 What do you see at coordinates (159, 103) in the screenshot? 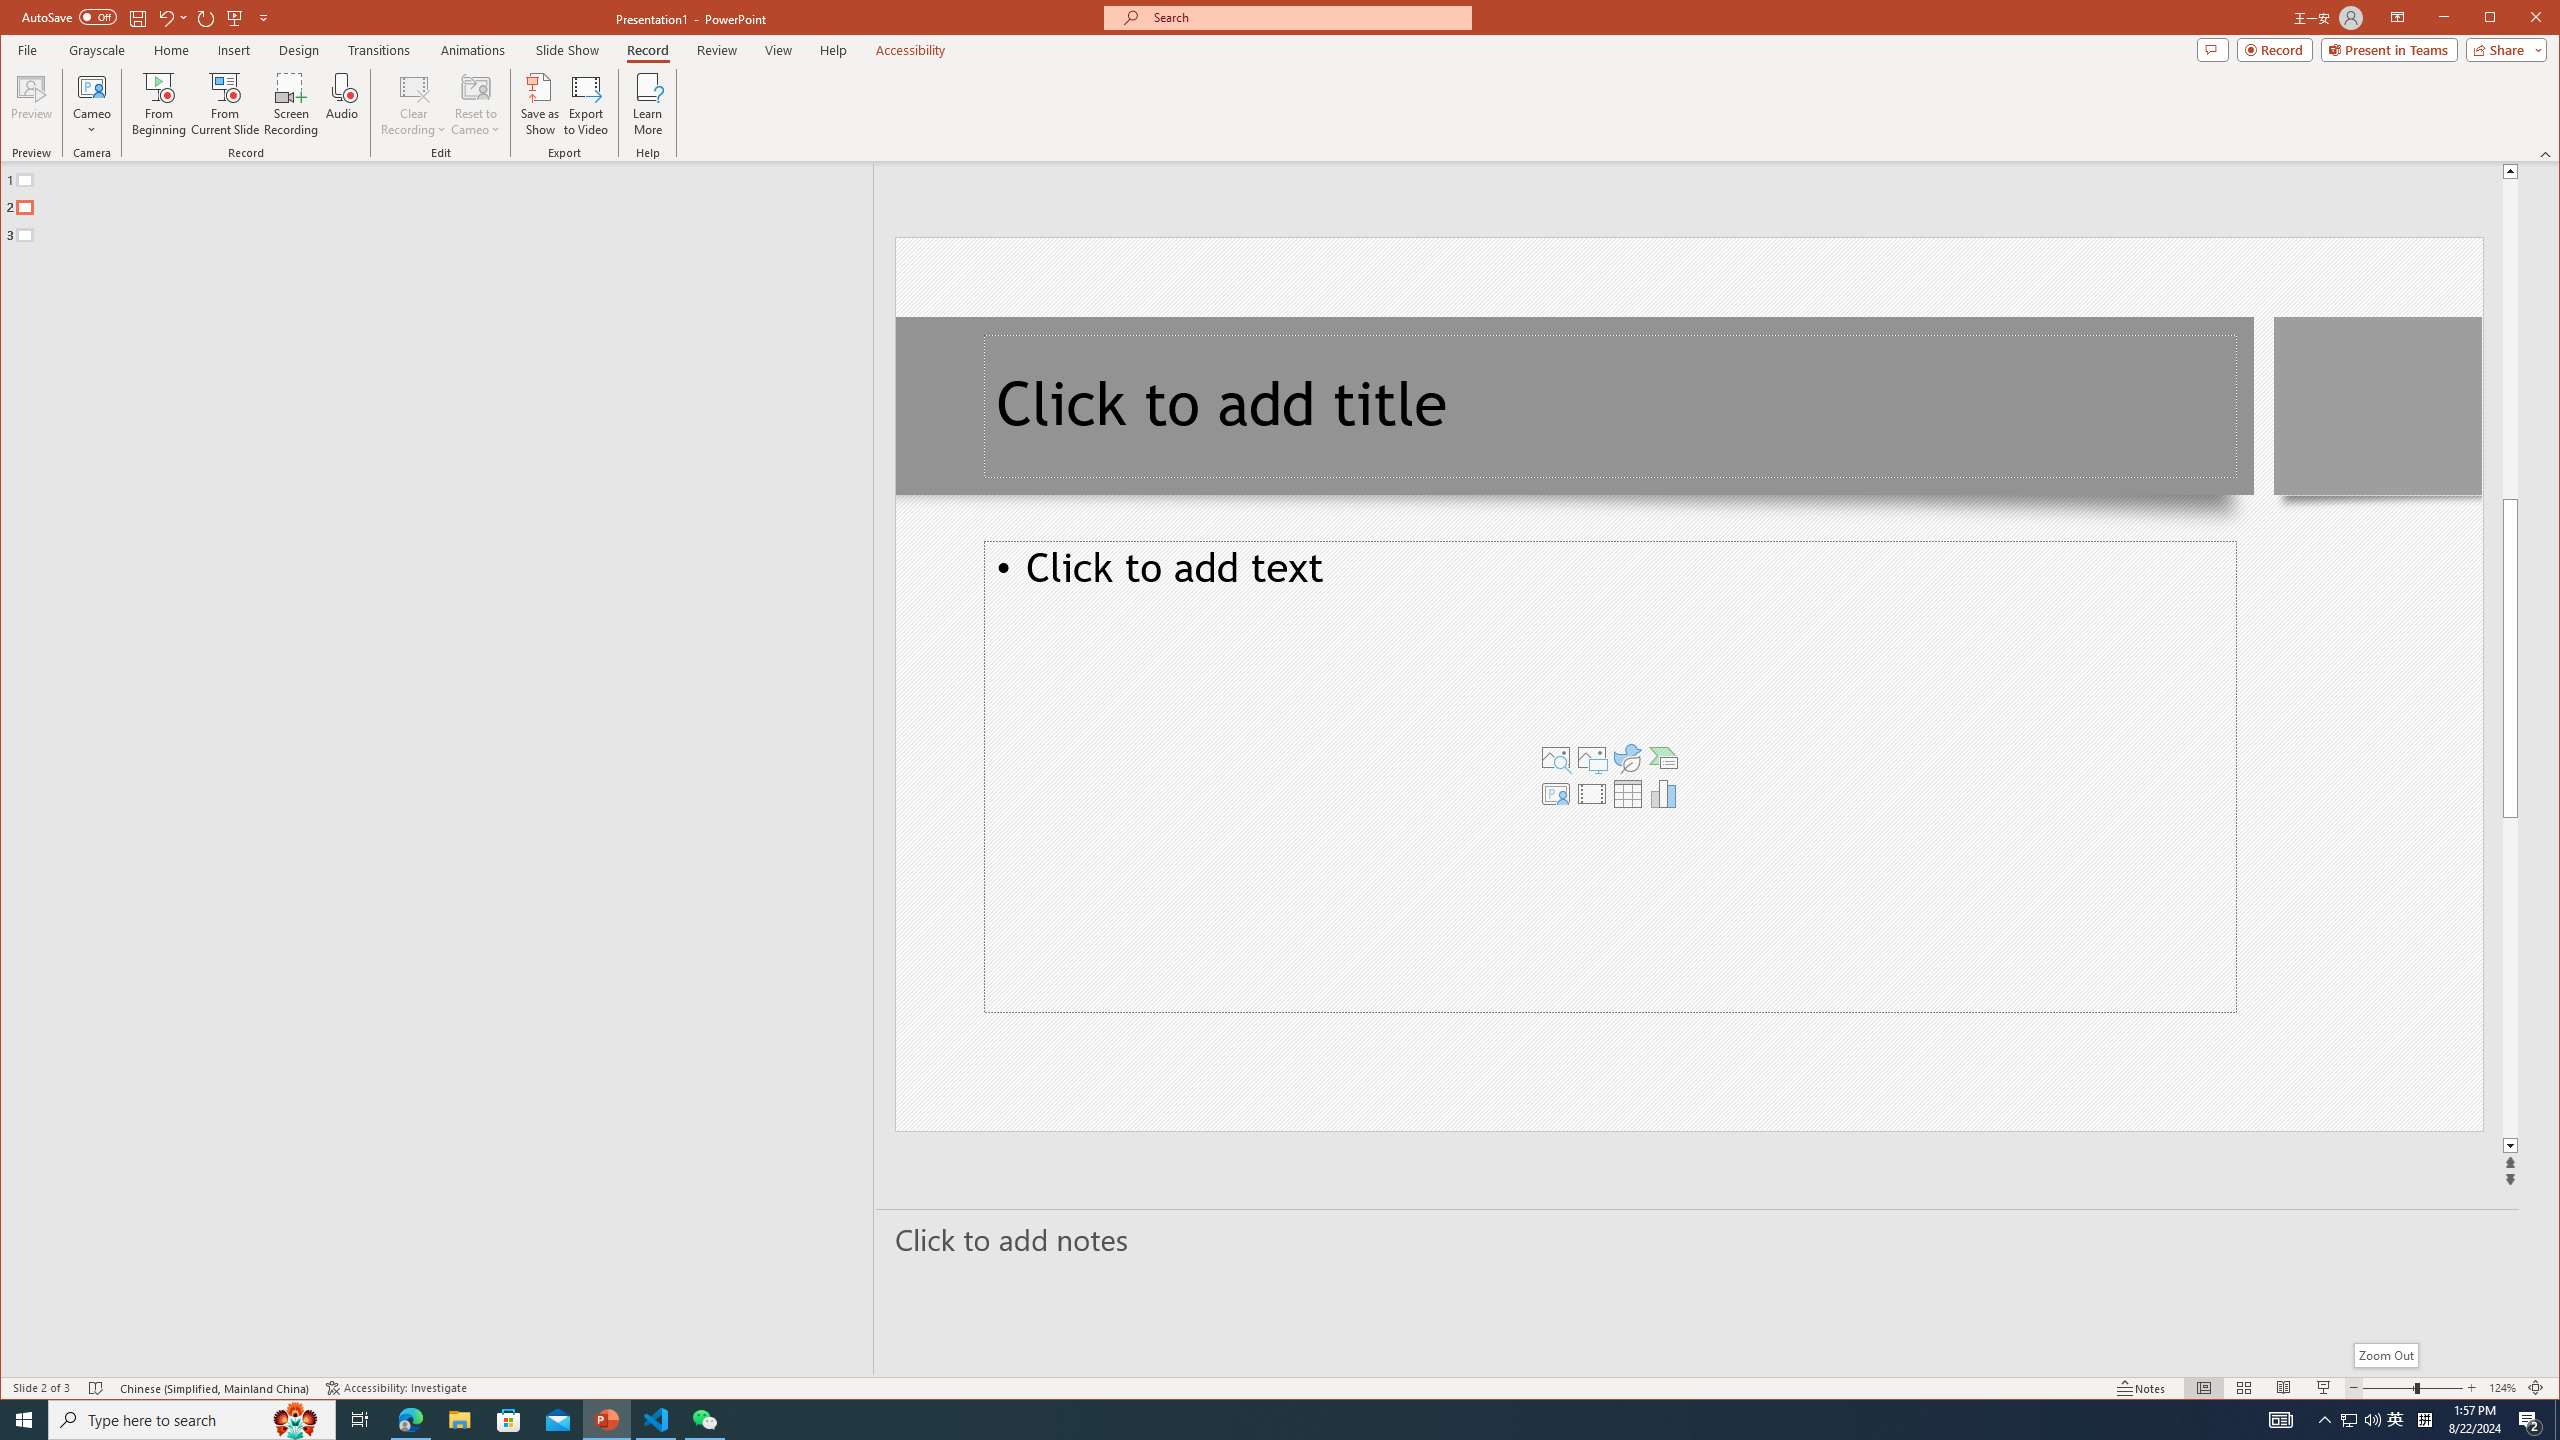
I see `'From Beginning...'` at bounding box center [159, 103].